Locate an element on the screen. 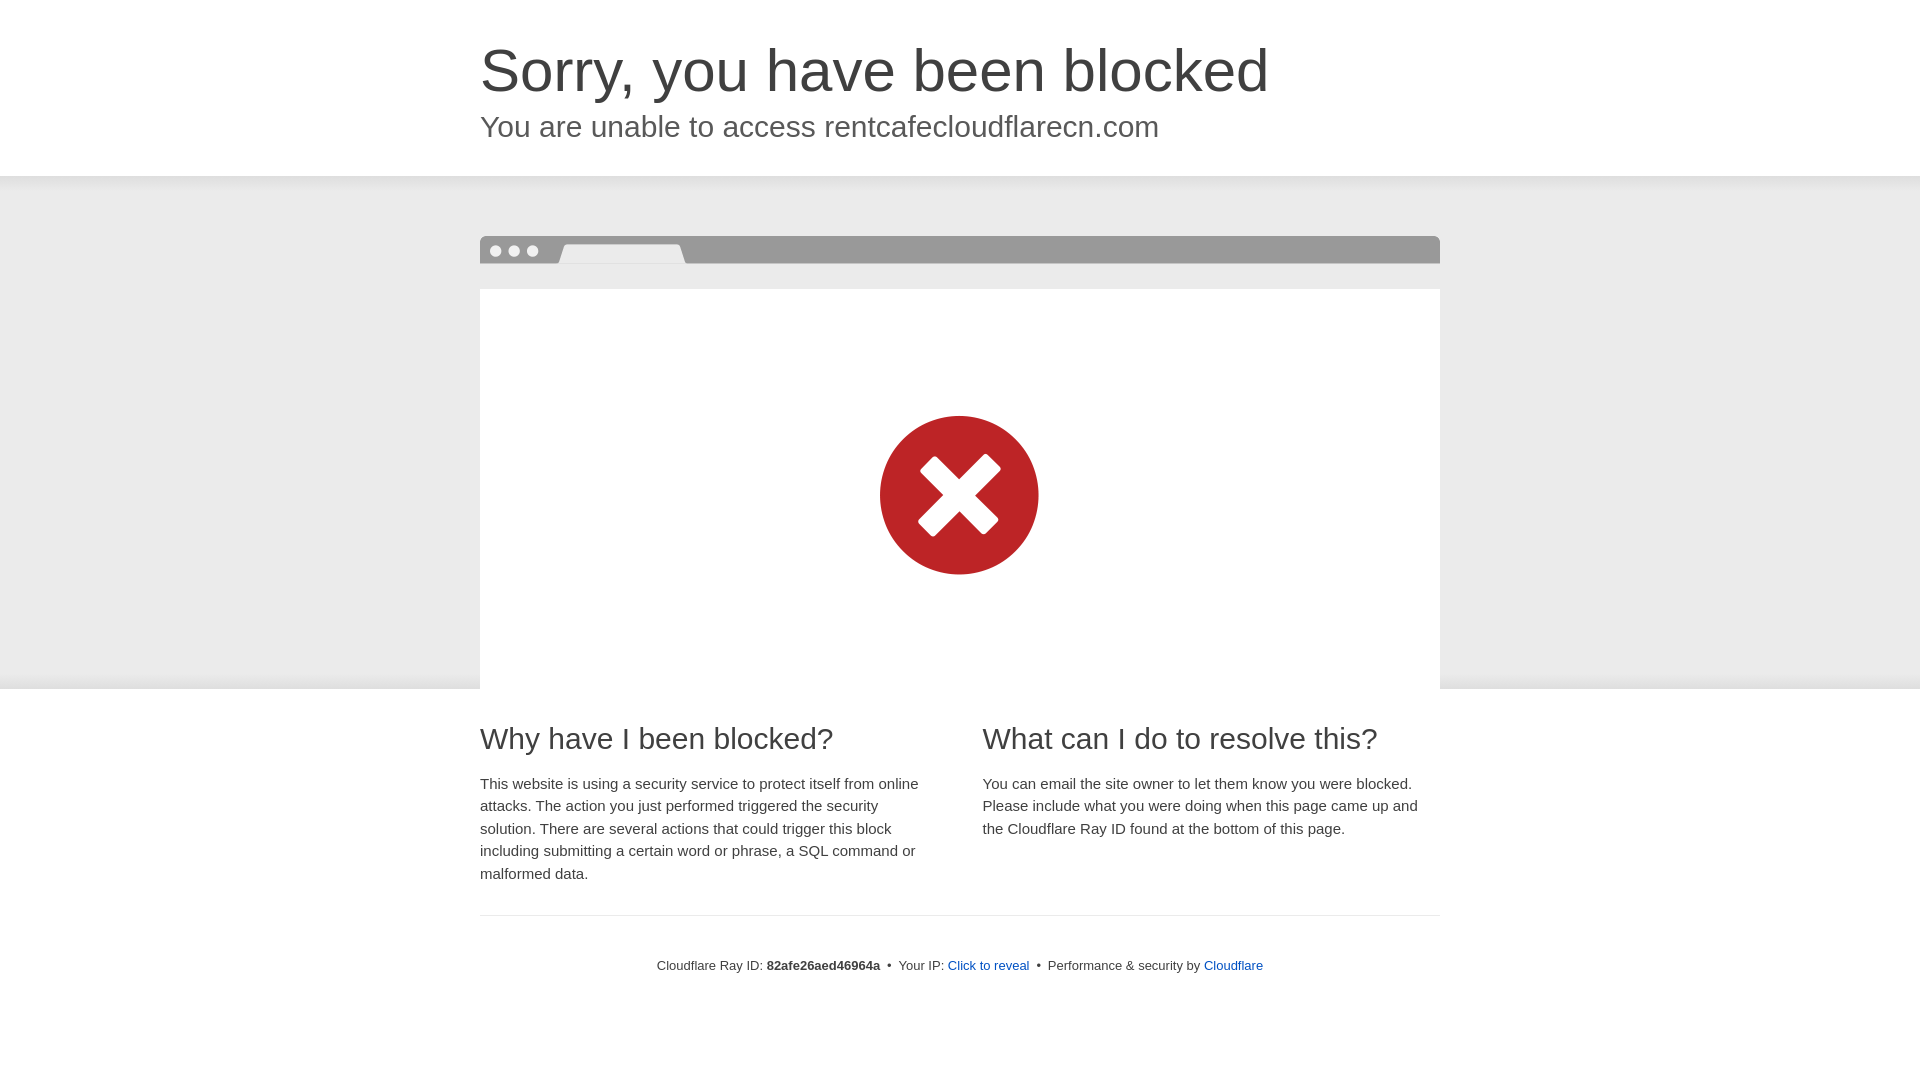 This screenshot has height=1080, width=1920. 'Cloudflare' is located at coordinates (1203, 964).